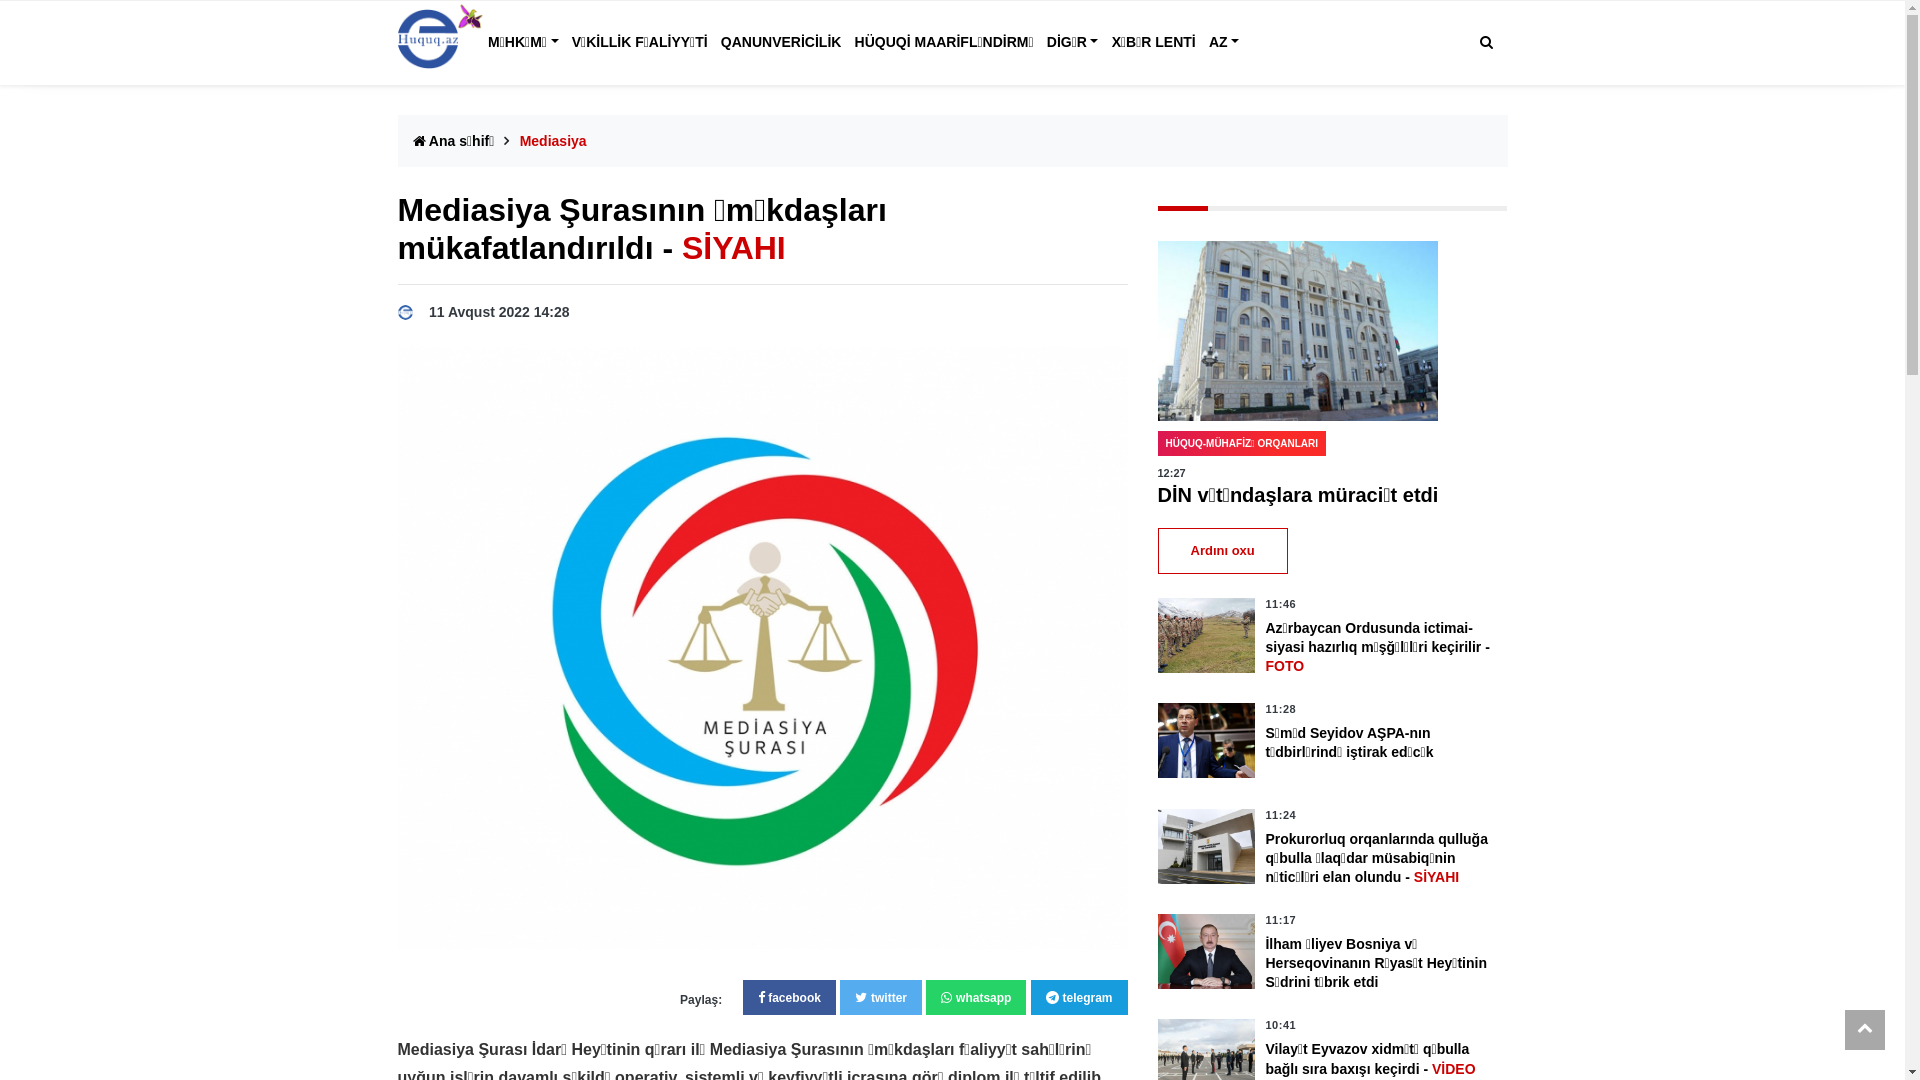  What do you see at coordinates (780, 42) in the screenshot?
I see `'QANUNVERICILIK'` at bounding box center [780, 42].